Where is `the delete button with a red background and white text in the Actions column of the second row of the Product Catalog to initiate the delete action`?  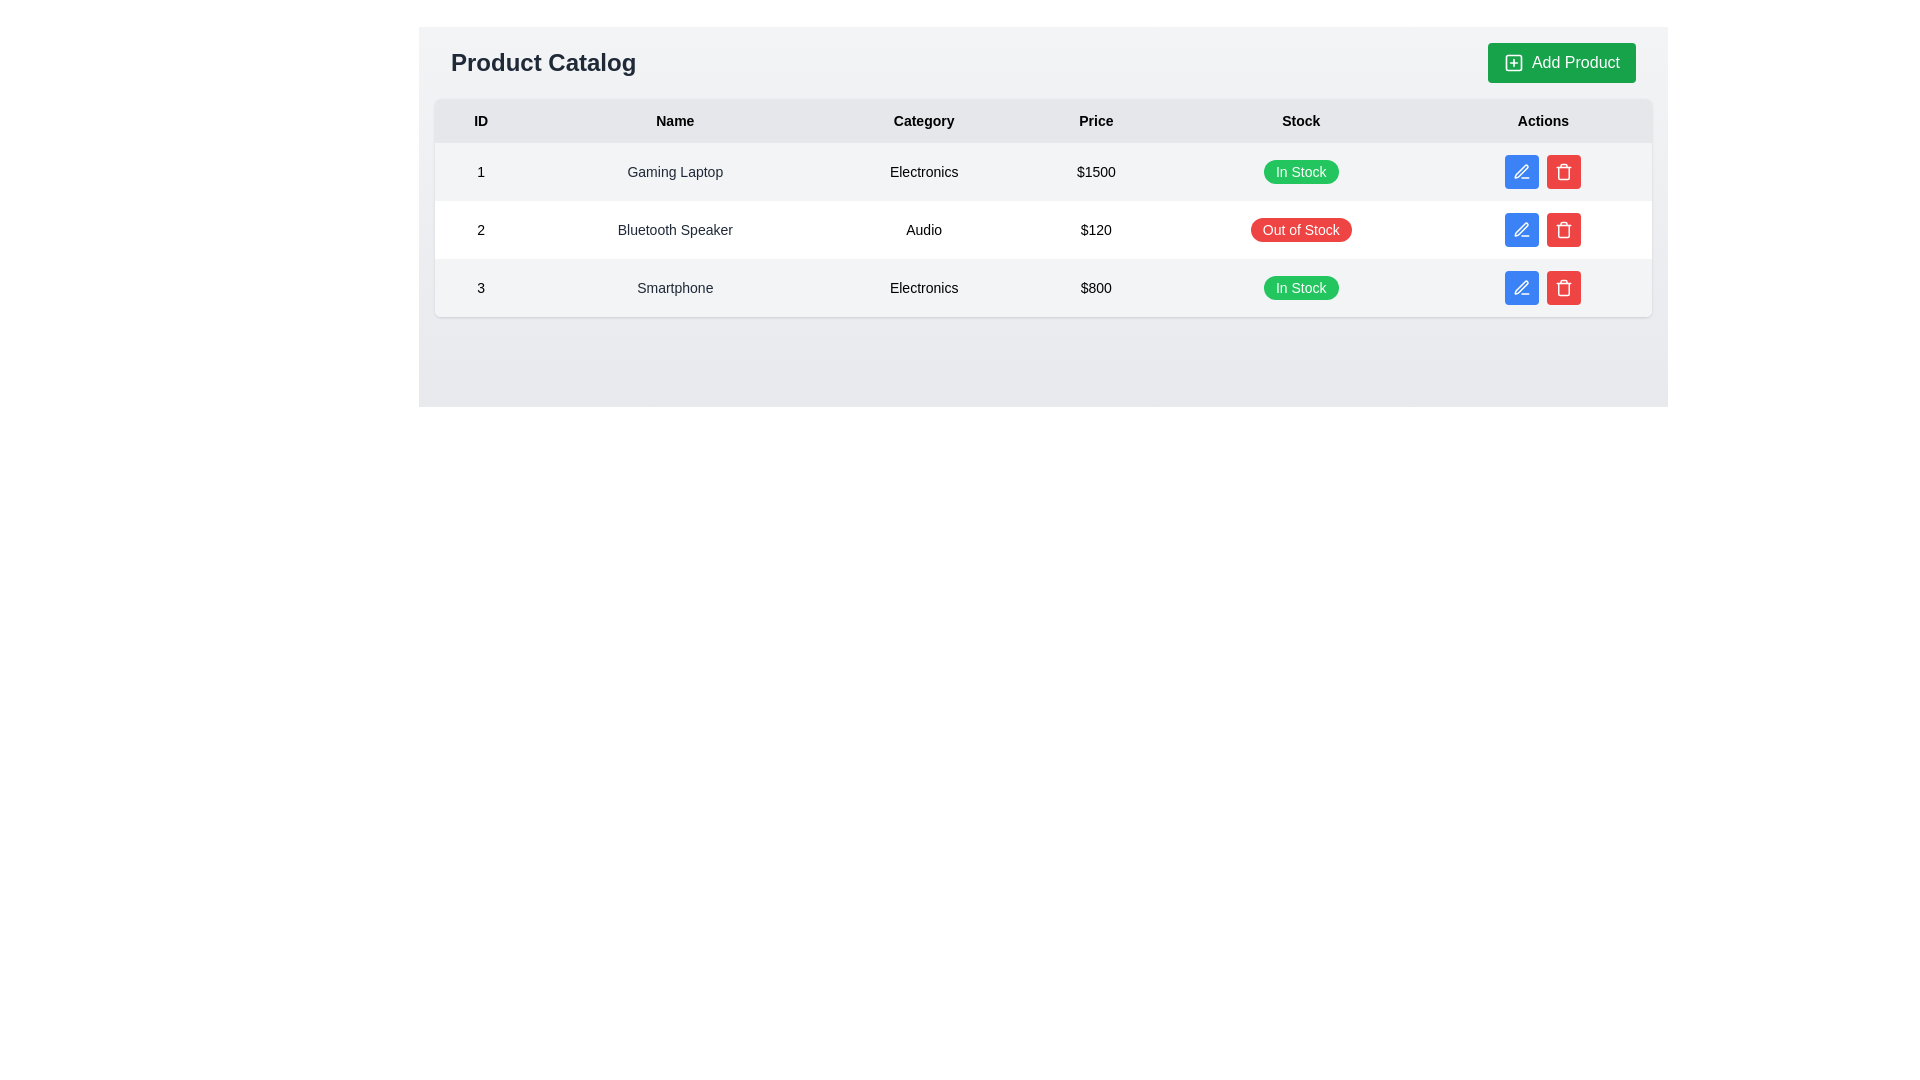
the delete button with a red background and white text in the Actions column of the second row of the Product Catalog to initiate the delete action is located at coordinates (1563, 171).